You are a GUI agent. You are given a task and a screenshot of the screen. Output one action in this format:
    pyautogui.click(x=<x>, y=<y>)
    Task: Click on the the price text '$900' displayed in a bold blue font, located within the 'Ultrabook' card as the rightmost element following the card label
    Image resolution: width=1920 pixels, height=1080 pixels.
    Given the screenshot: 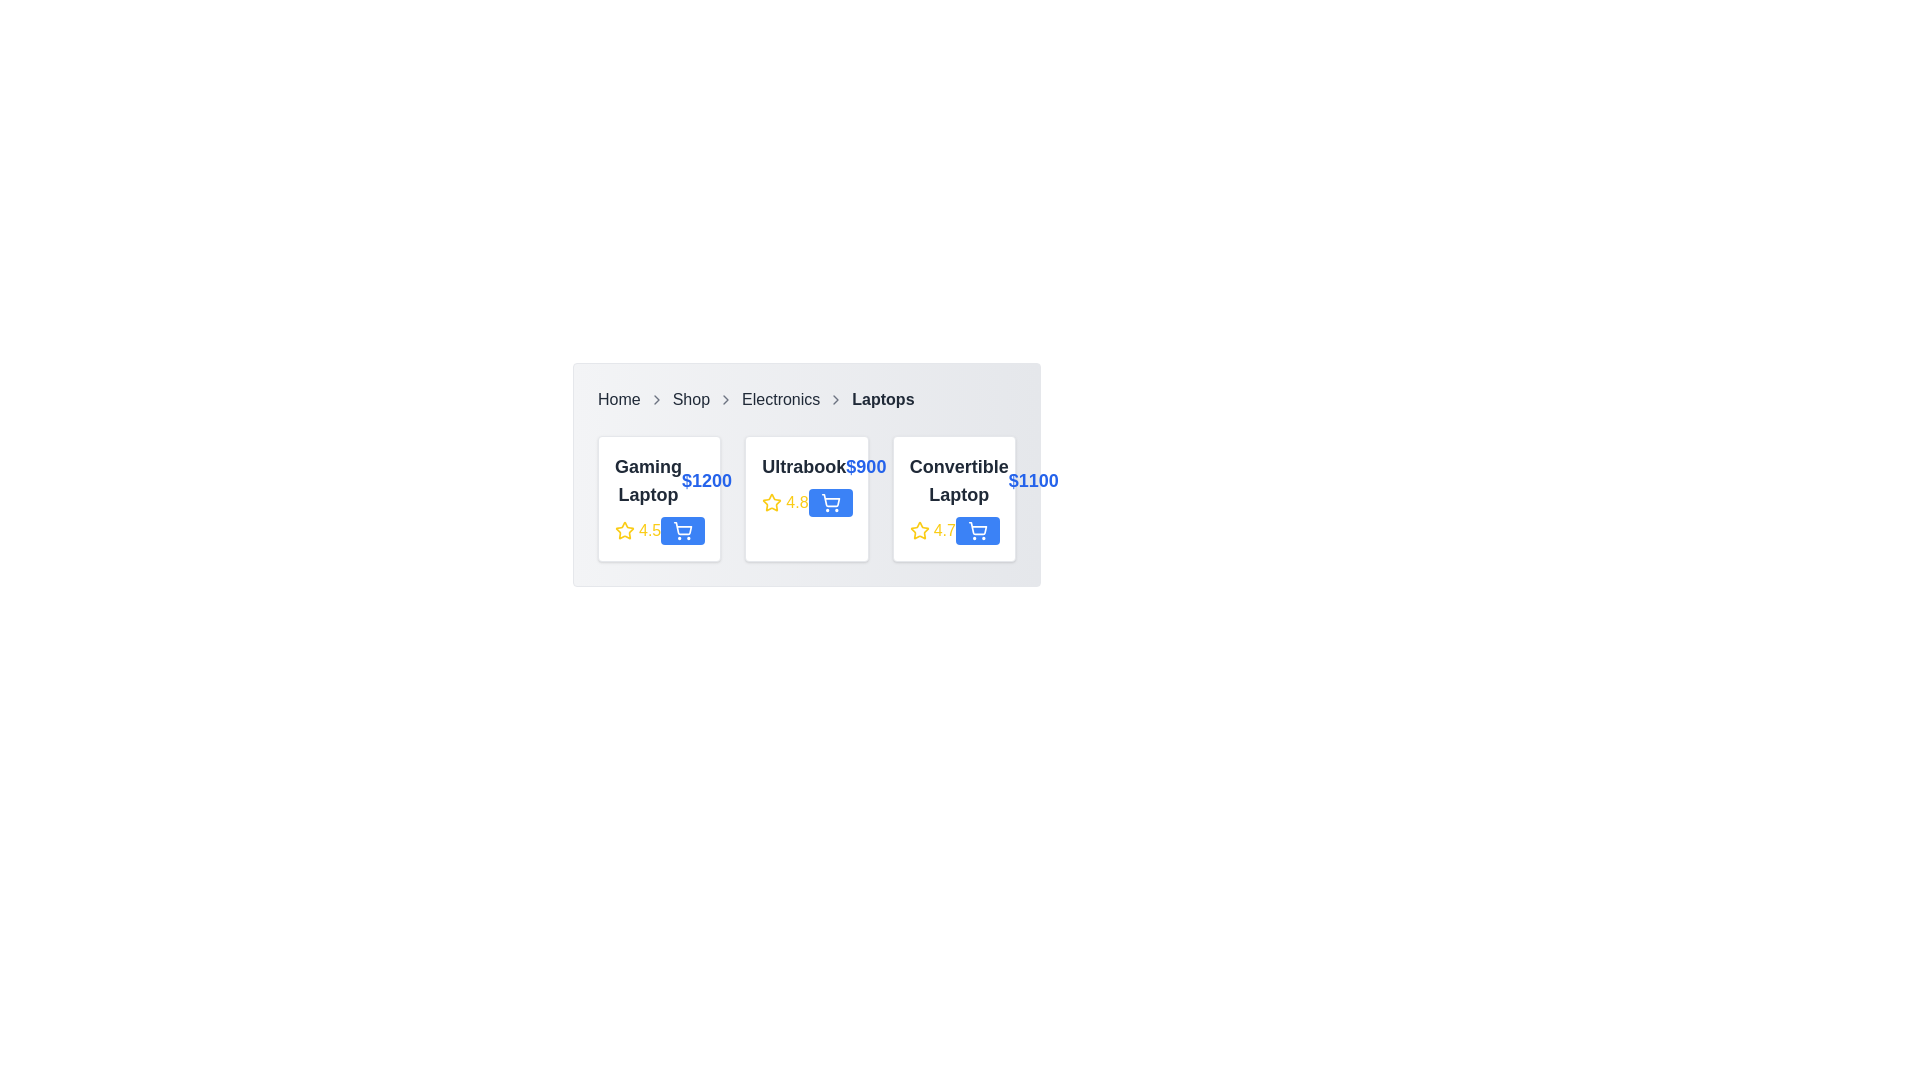 What is the action you would take?
    pyautogui.click(x=866, y=466)
    